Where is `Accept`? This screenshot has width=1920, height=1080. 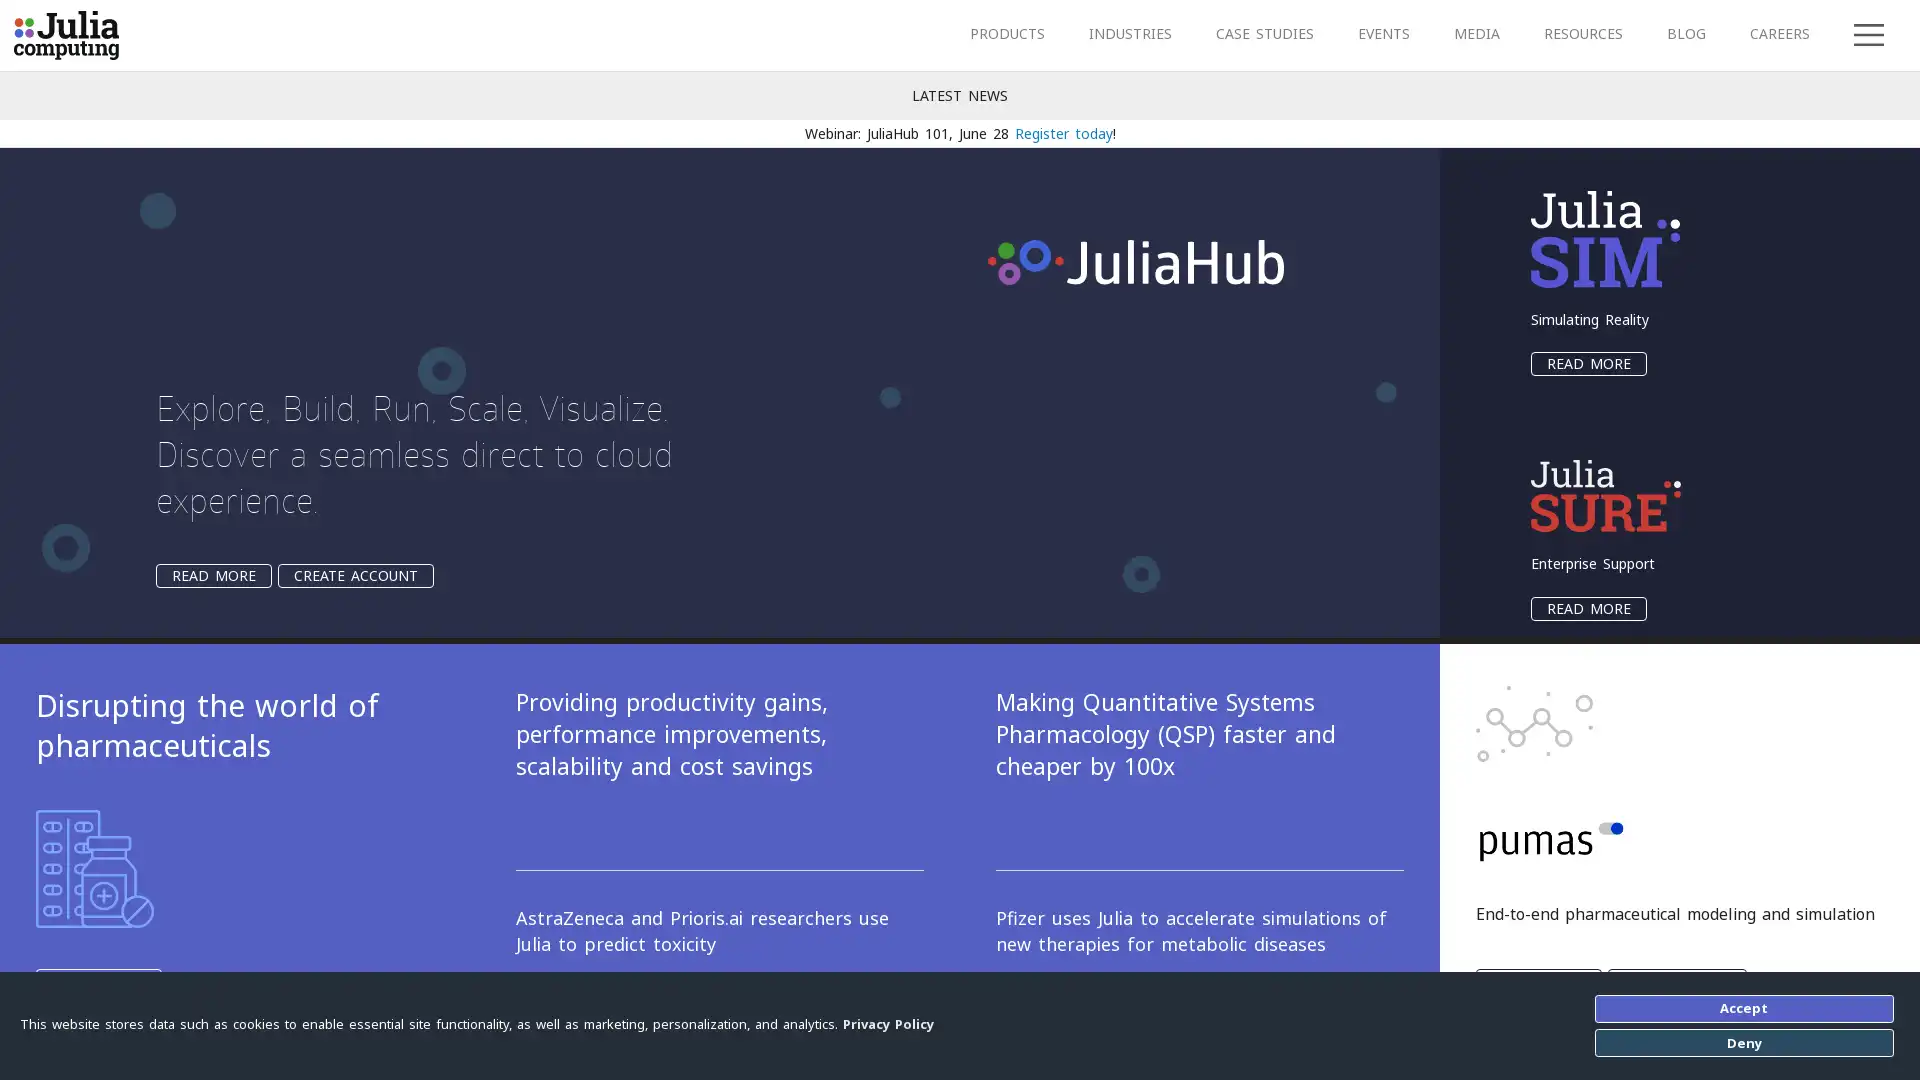
Accept is located at coordinates (1742, 1007).